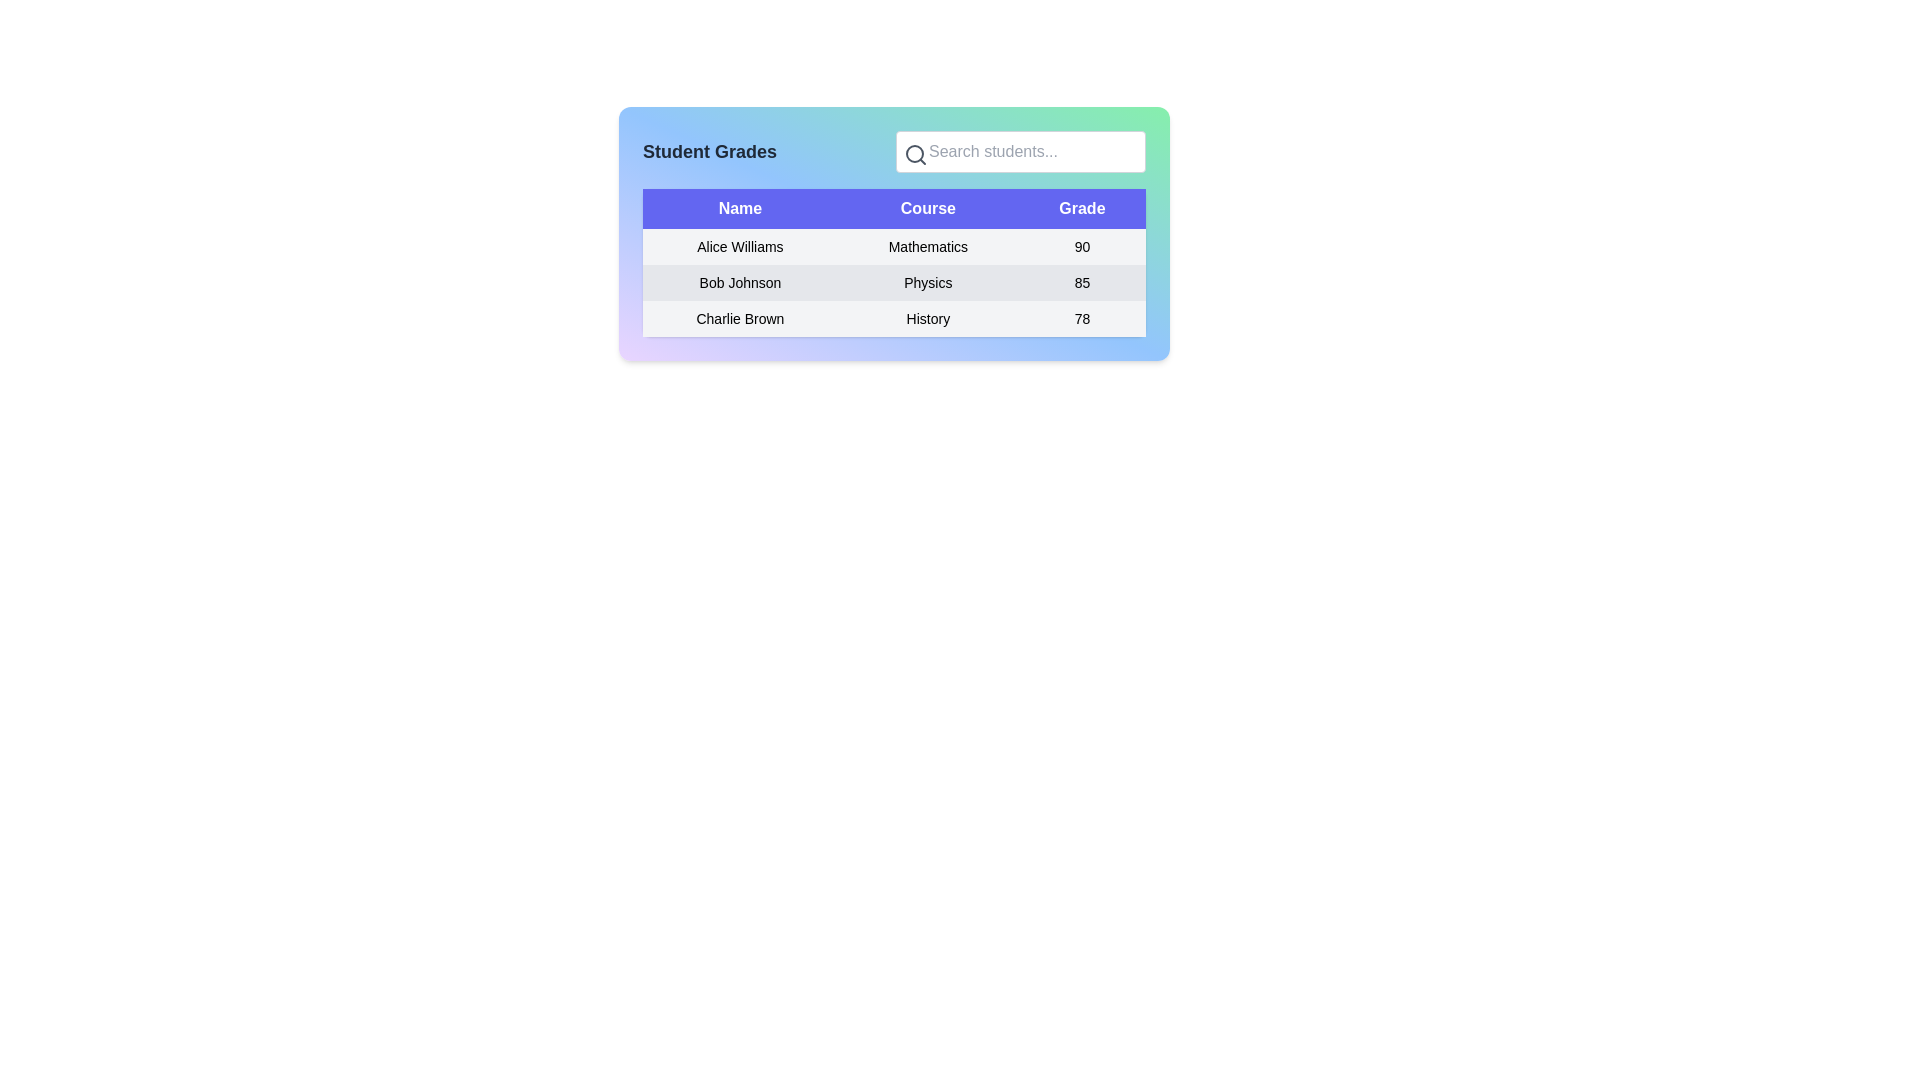  I want to click on the text label displaying 'Bob Johnson' in the 'Name' column of the table, positioned in the second row, so click(739, 282).